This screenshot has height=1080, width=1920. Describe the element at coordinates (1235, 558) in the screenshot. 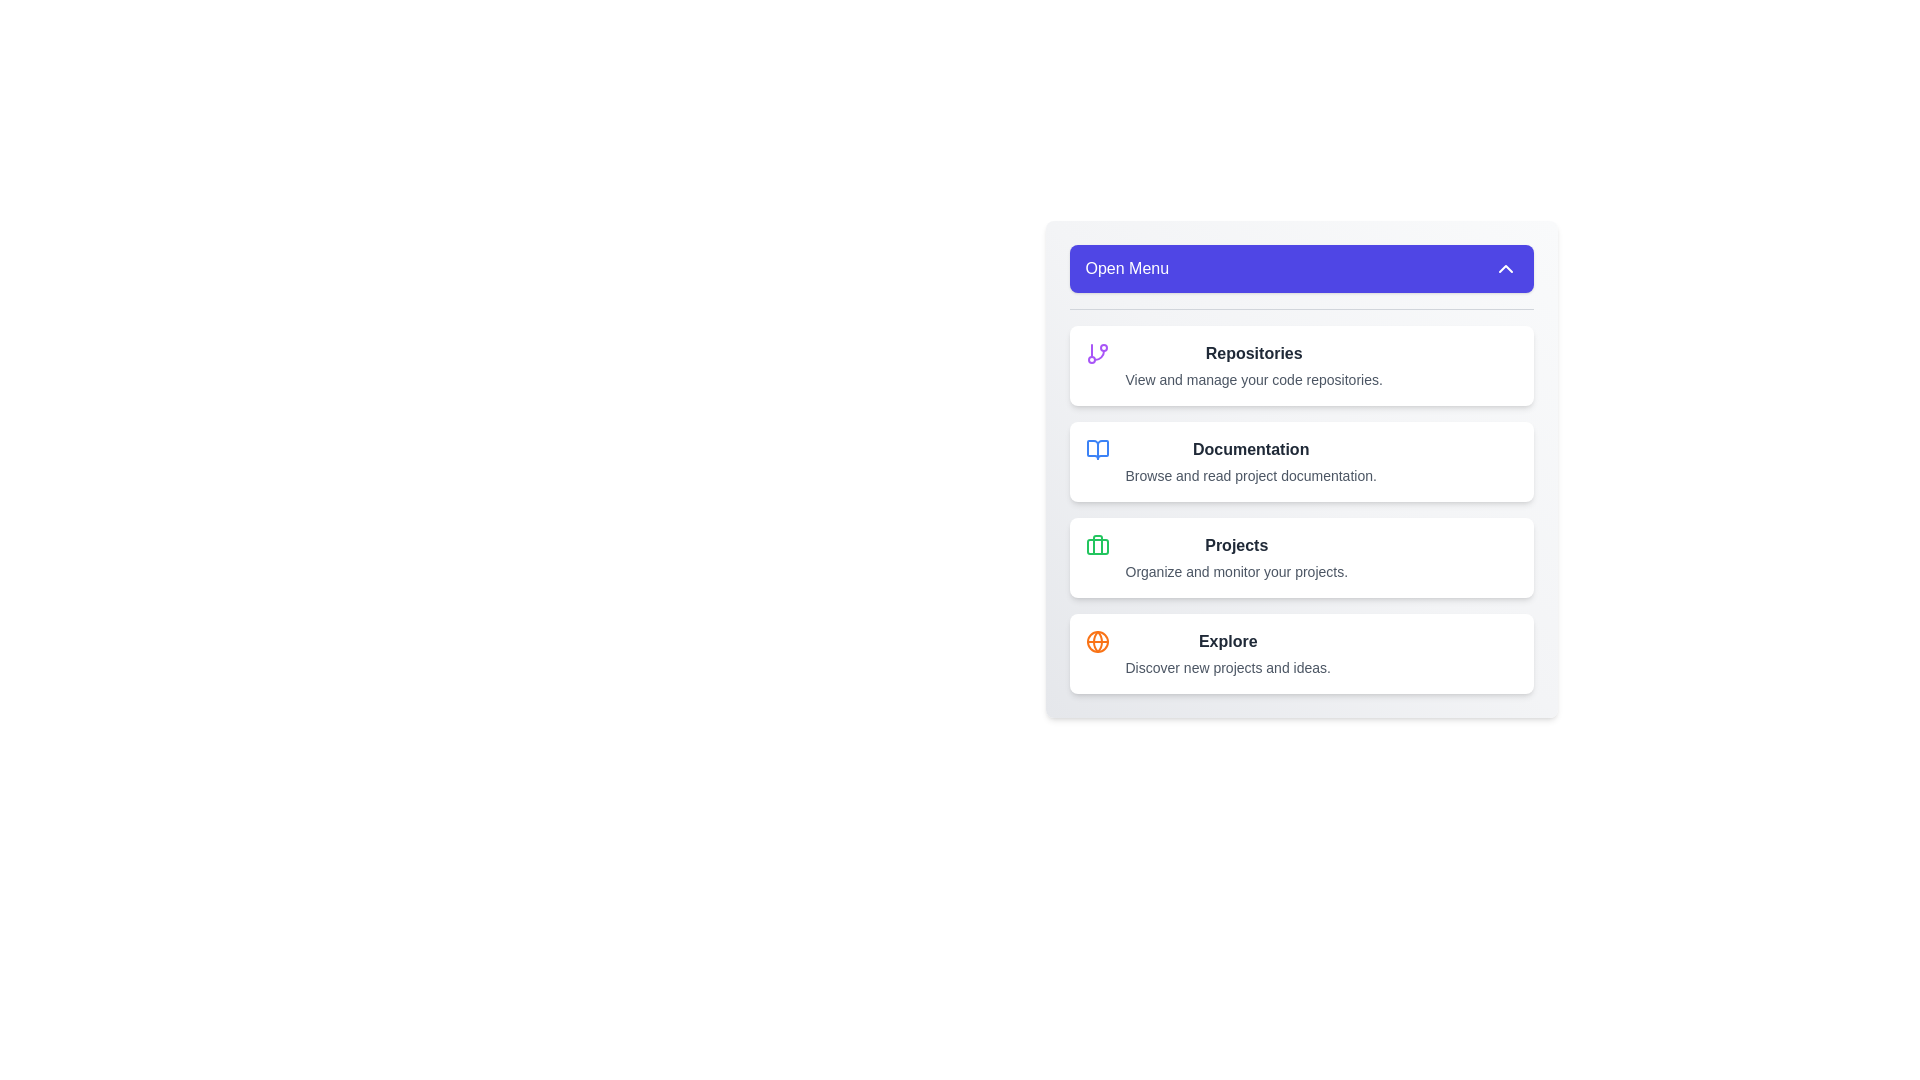

I see `the 'Projects' menu item, which is the third entry in a vertical stack of cards` at that location.